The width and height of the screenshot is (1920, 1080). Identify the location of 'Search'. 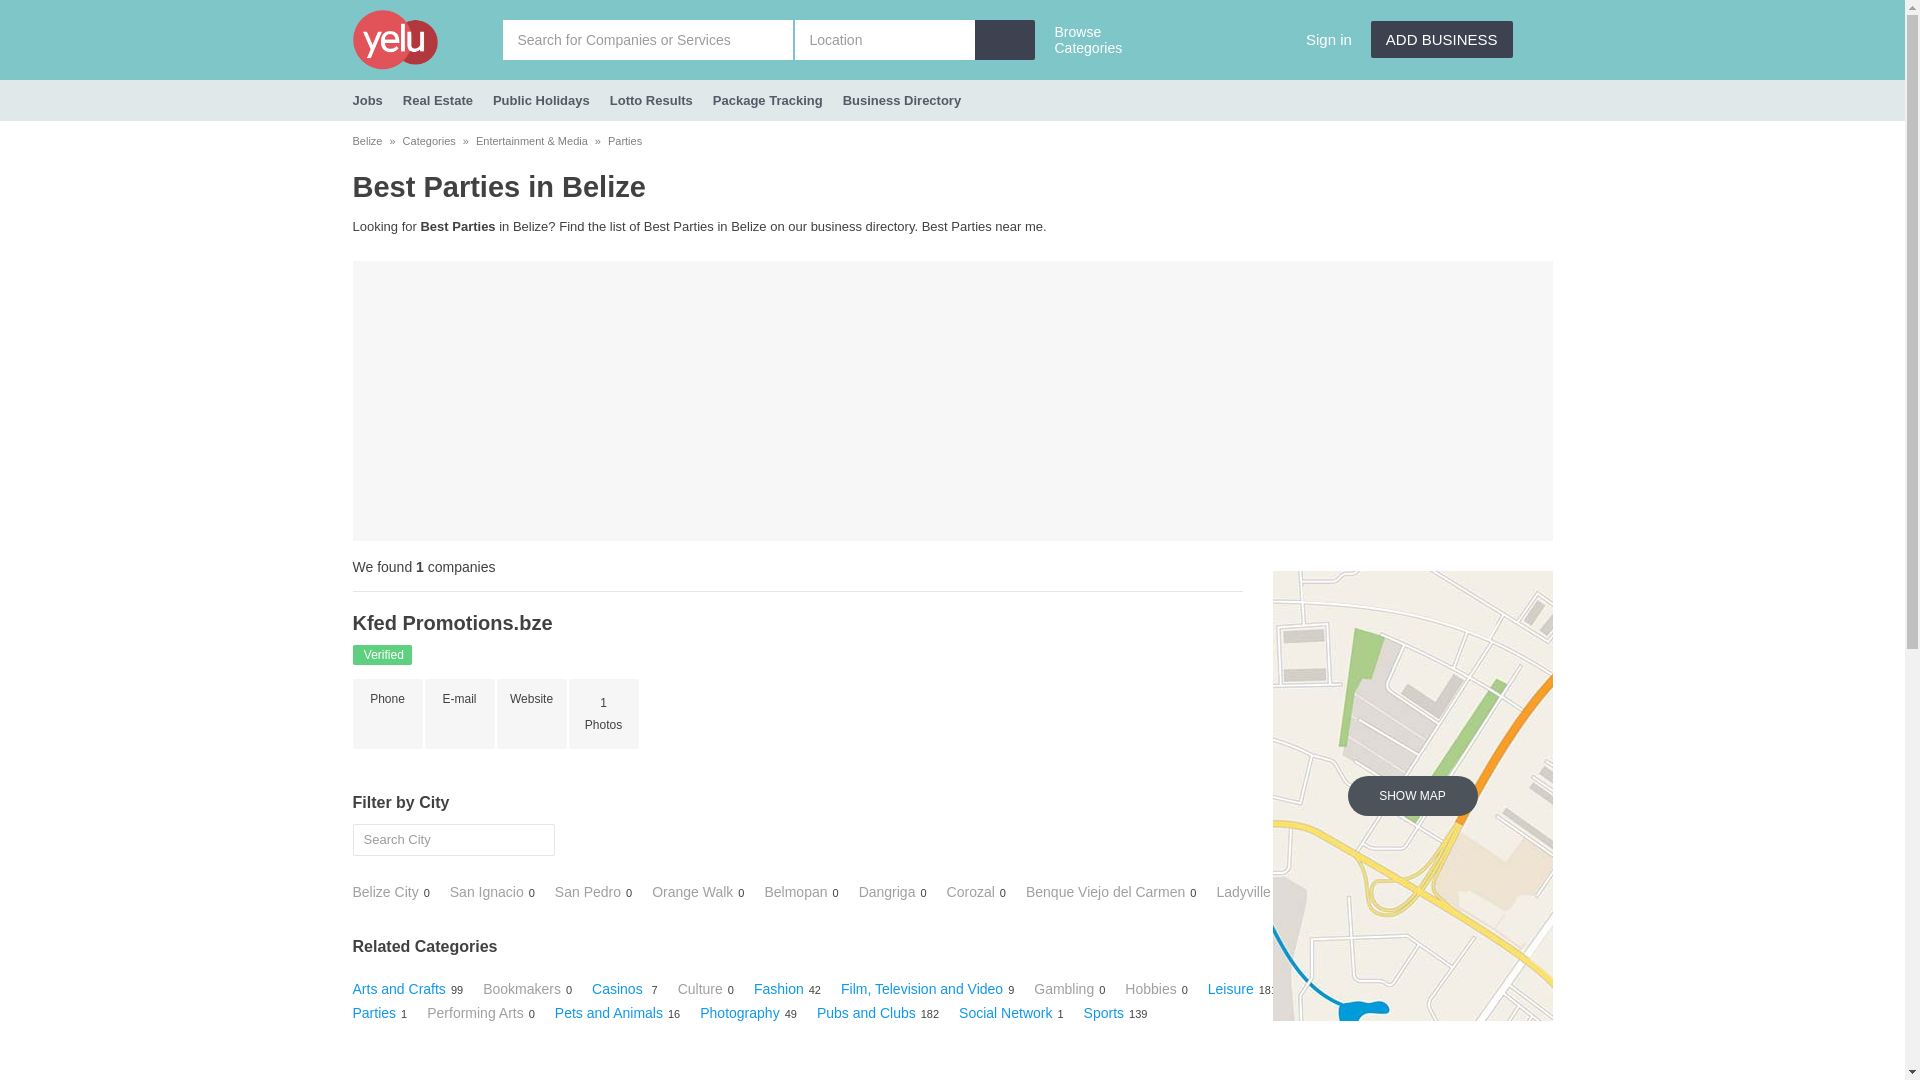
(23, 9).